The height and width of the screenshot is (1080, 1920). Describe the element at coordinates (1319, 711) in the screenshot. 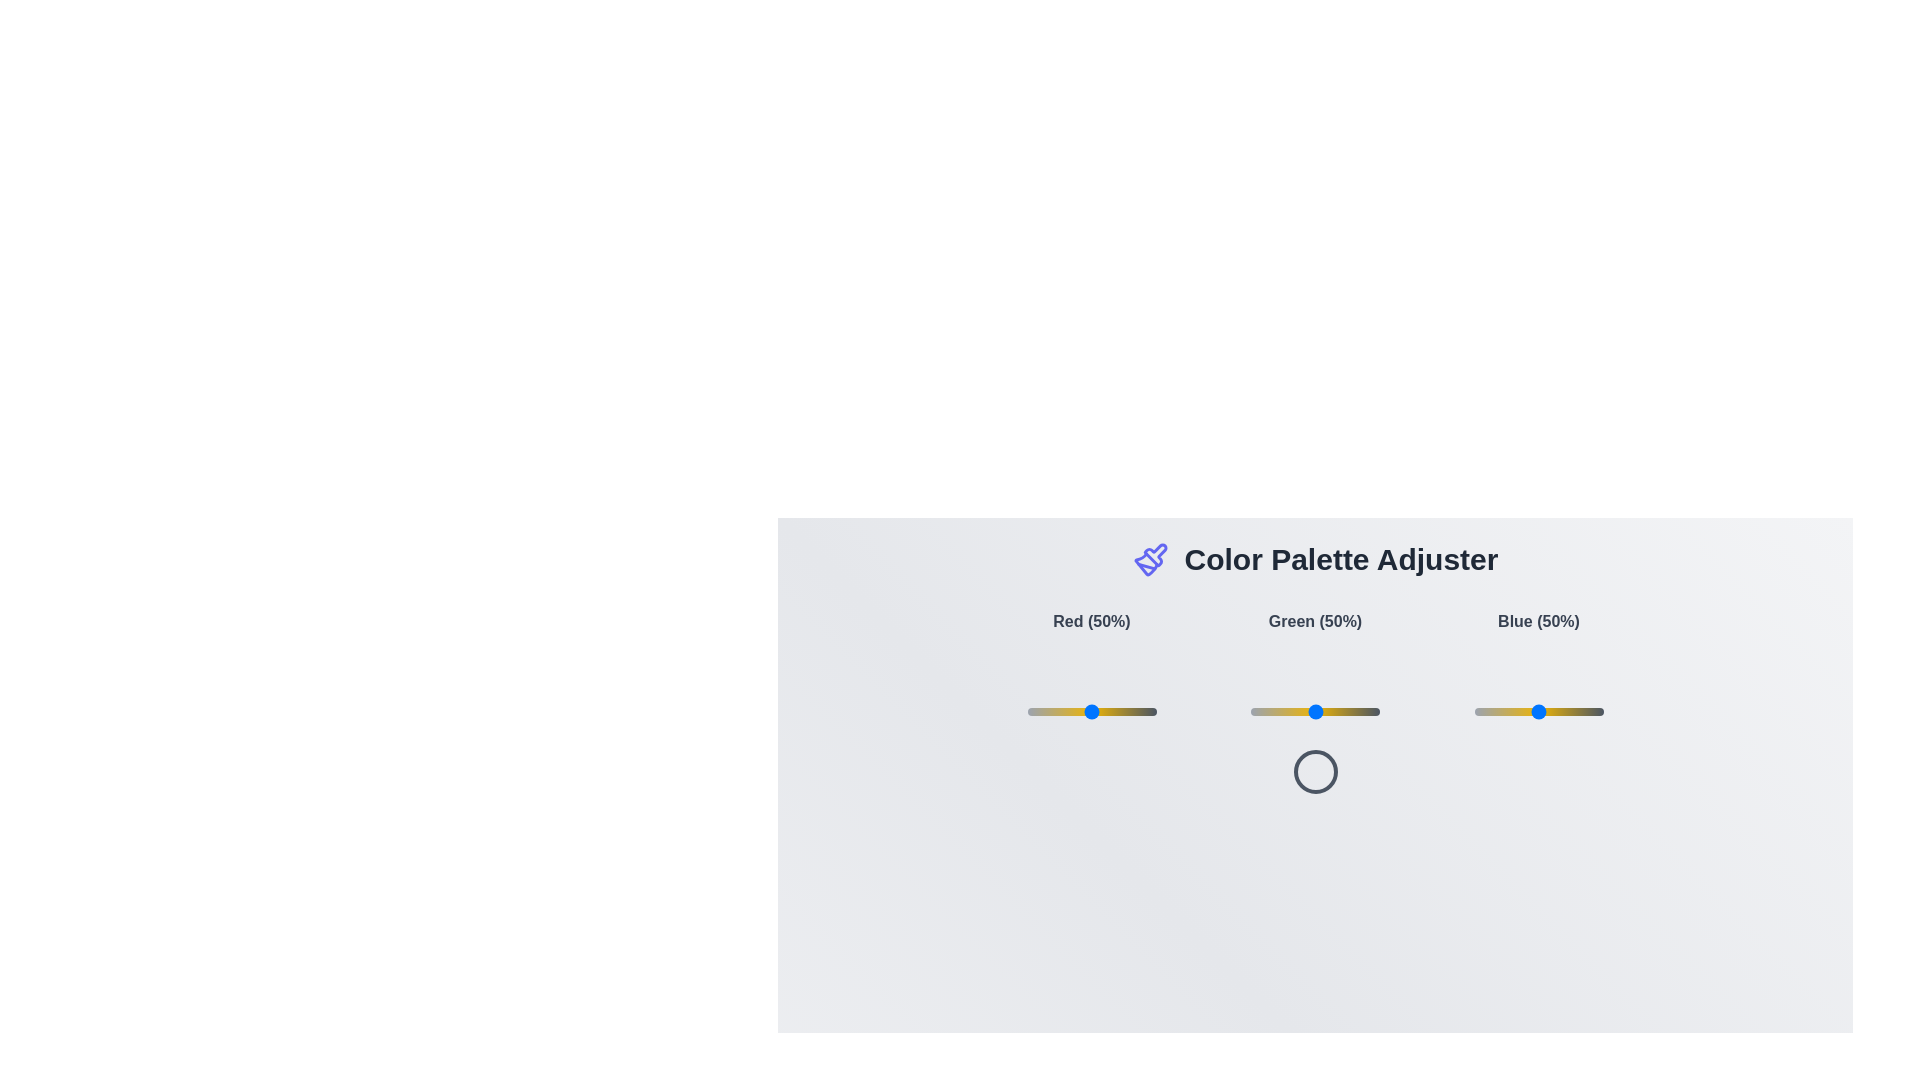

I see `the green slider to 53%` at that location.